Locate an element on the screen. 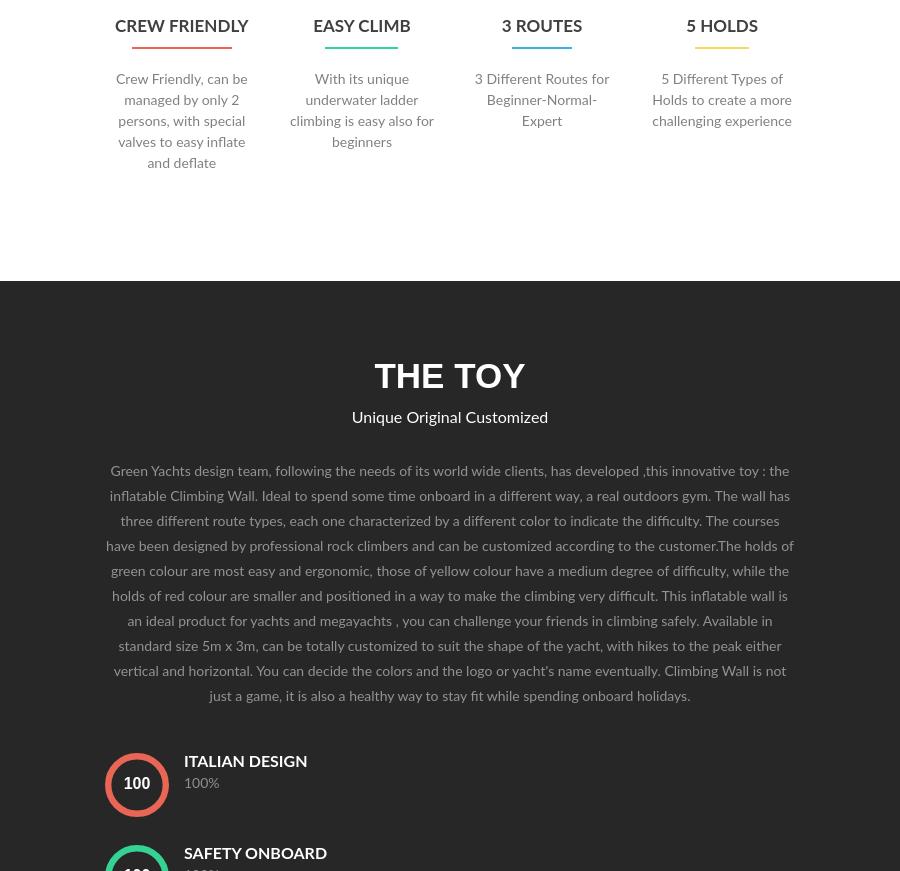 The height and width of the screenshot is (871, 900). 'Crew Friendly, can be managed by only 2 persons, with special valves to easy inflate and deflate' is located at coordinates (181, 119).